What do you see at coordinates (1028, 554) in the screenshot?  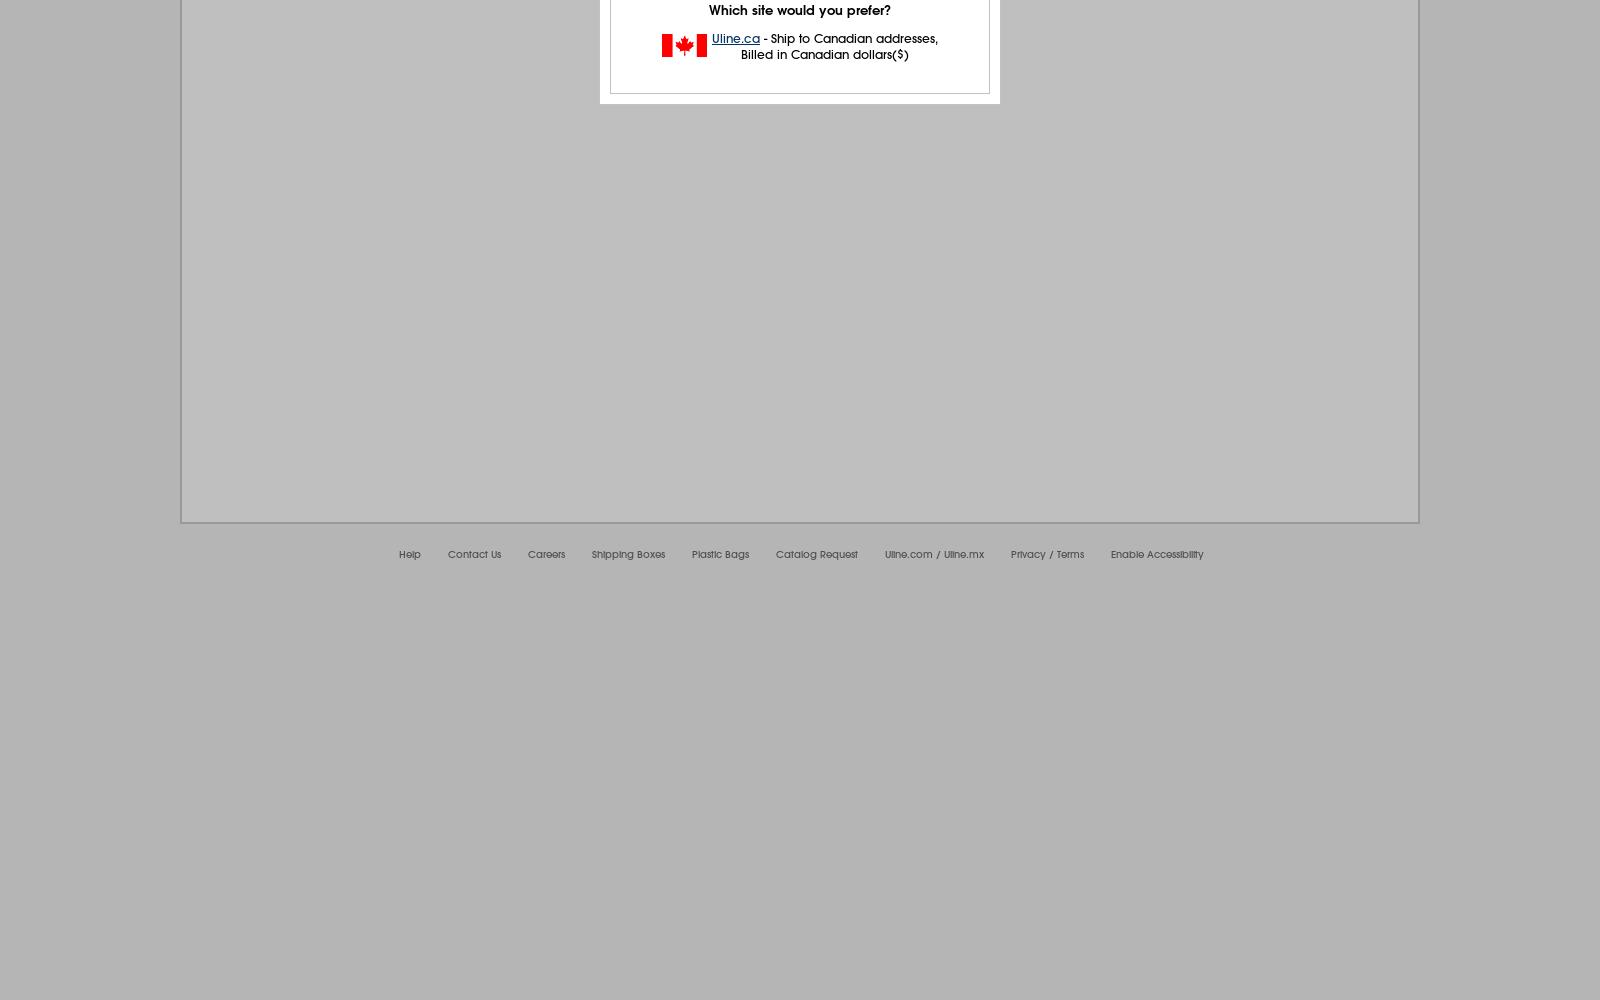 I see `'Privacy'` at bounding box center [1028, 554].